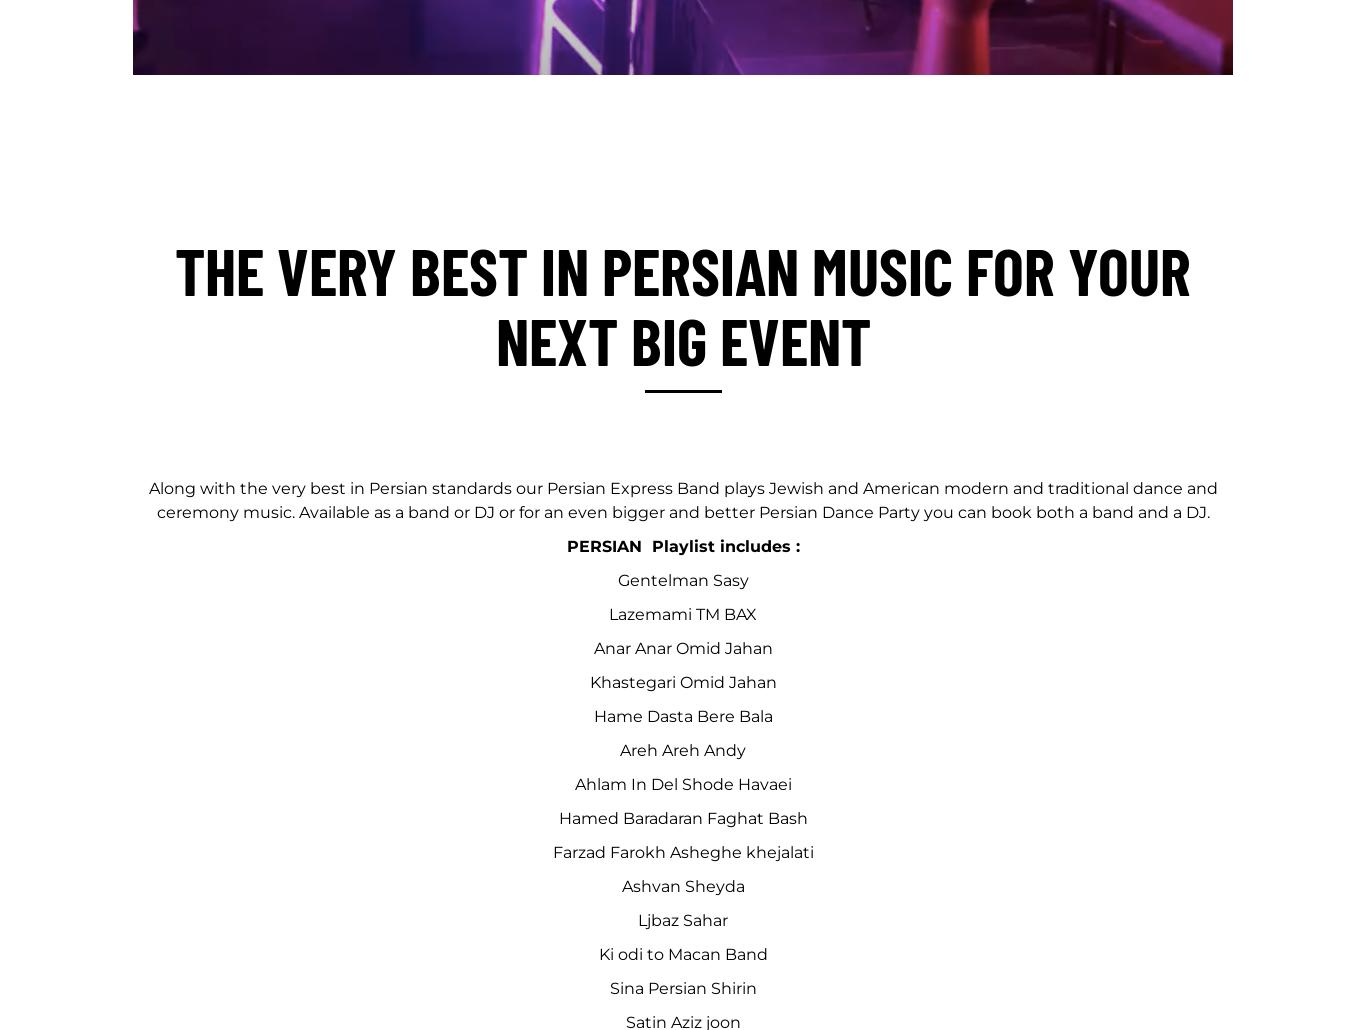 The image size is (1366, 1030). What do you see at coordinates (681, 886) in the screenshot?
I see `'Ashvan Sheyda'` at bounding box center [681, 886].